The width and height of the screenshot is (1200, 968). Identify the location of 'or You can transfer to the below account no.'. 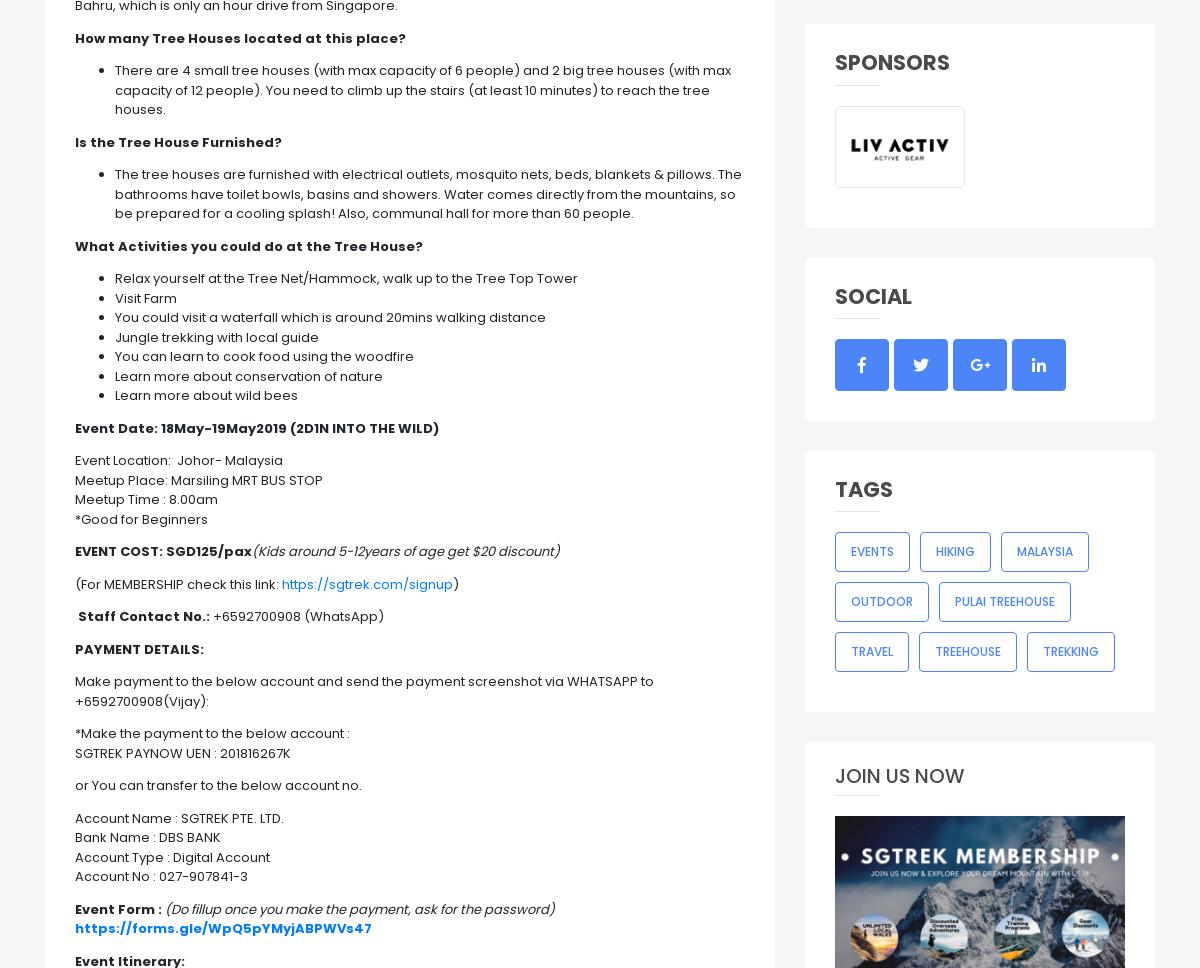
(75, 784).